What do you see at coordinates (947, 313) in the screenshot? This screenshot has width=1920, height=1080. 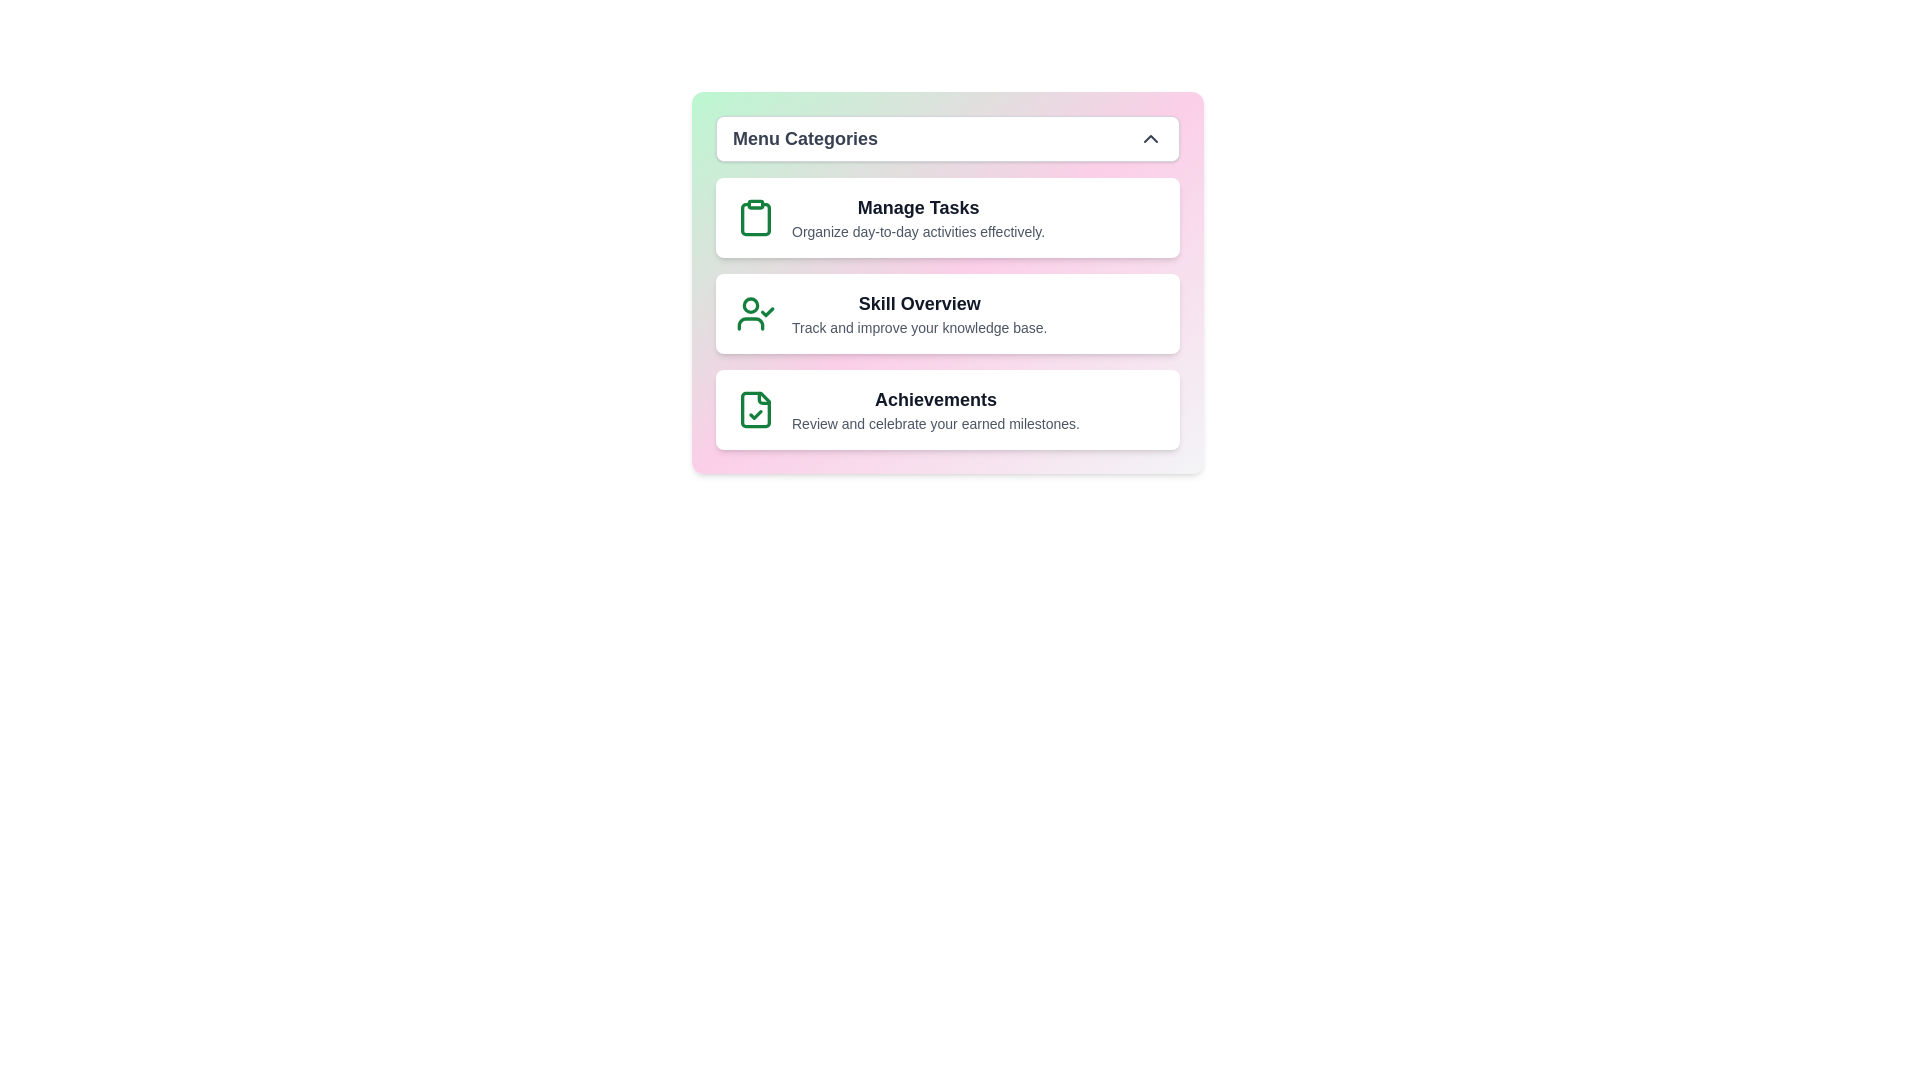 I see `the category card corresponding to Skill Overview` at bounding box center [947, 313].